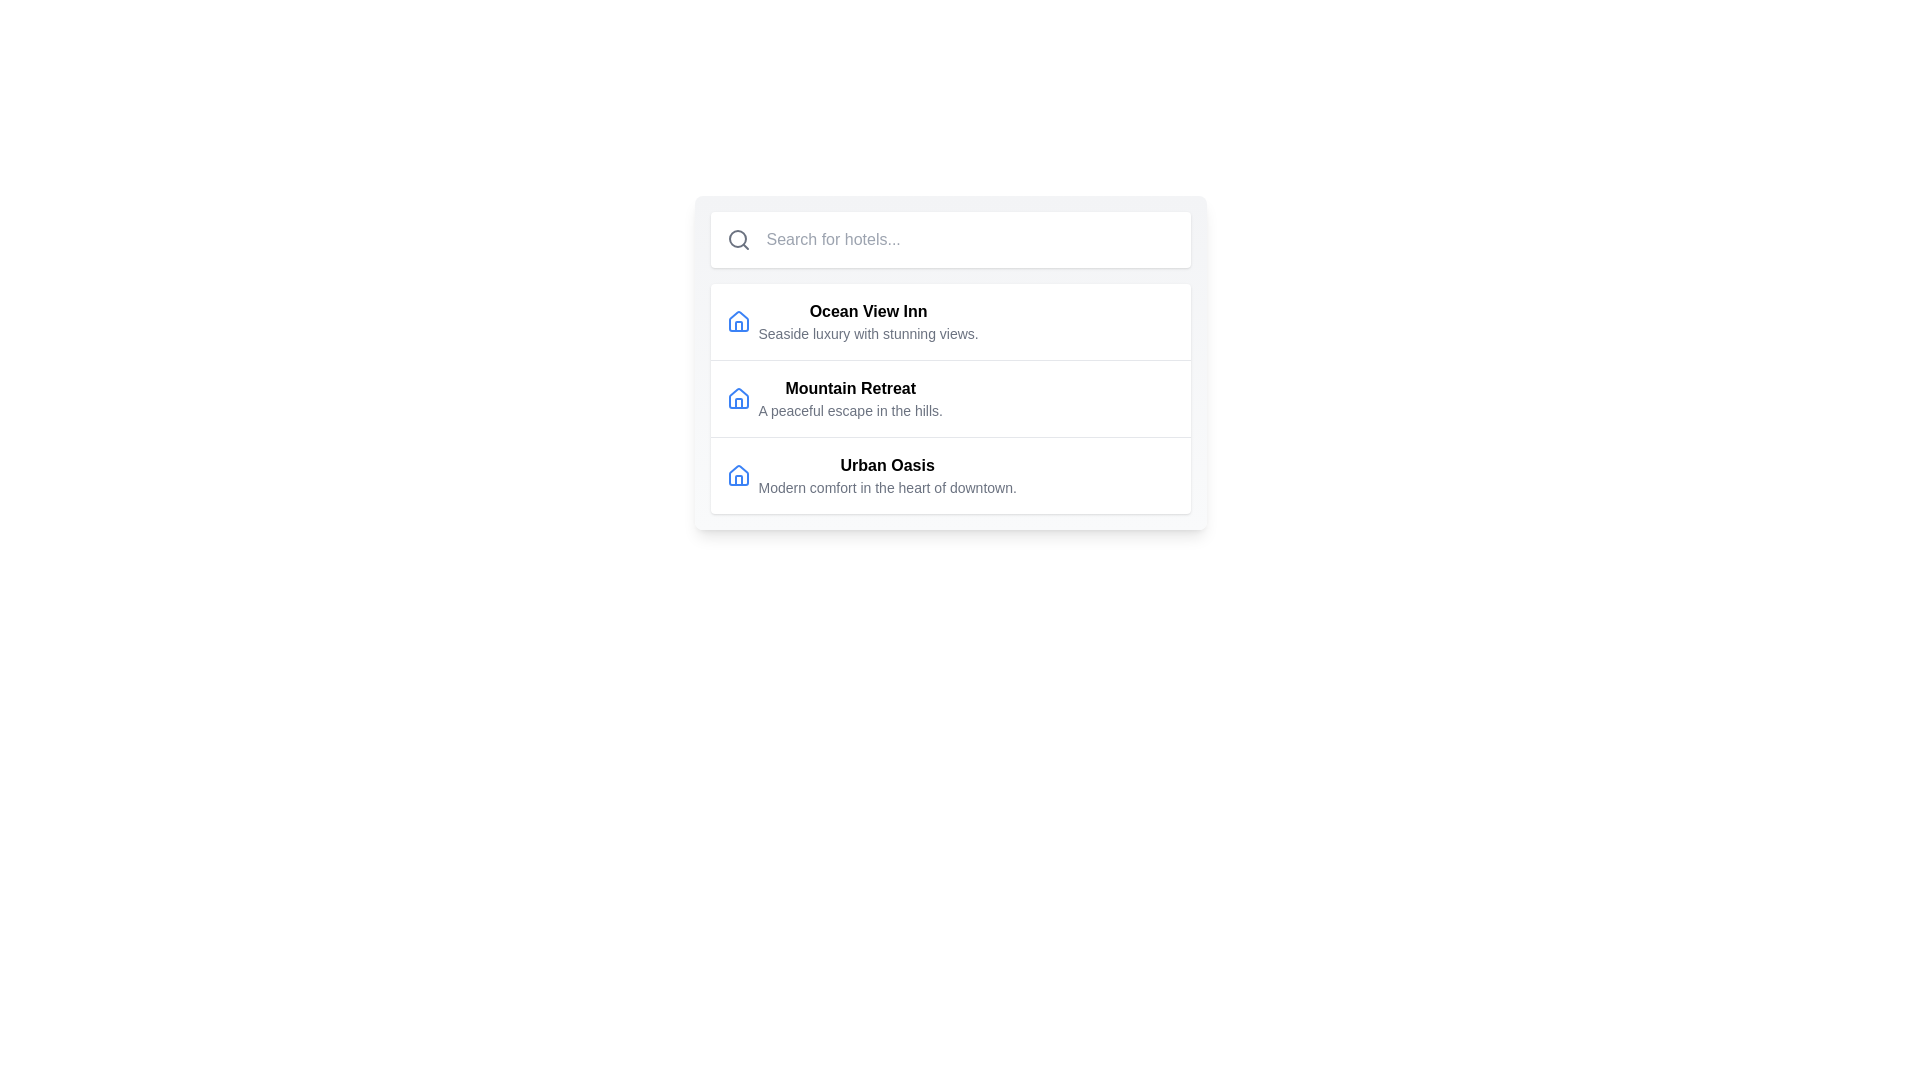 This screenshot has width=1920, height=1080. What do you see at coordinates (737, 238) in the screenshot?
I see `the gray magnifying glass icon with a circular handle, which is positioned to the left of the 'Search for hotels...' text input field` at bounding box center [737, 238].